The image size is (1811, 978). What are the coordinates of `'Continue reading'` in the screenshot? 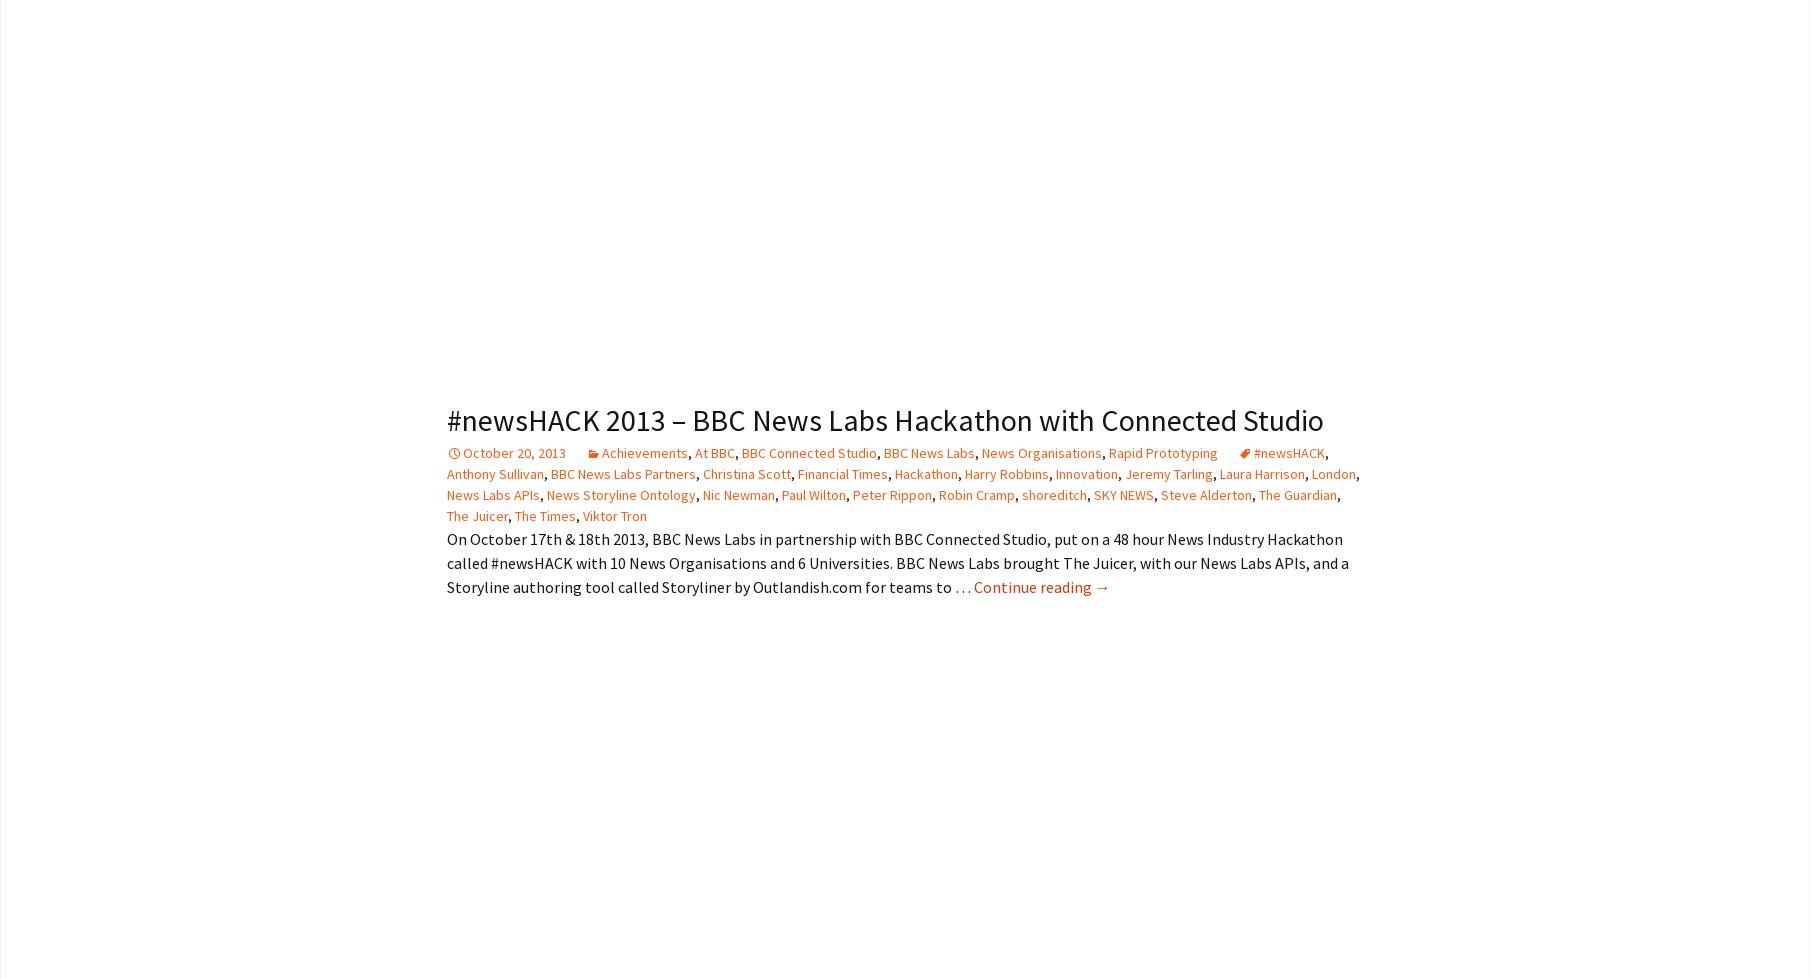 It's located at (972, 586).